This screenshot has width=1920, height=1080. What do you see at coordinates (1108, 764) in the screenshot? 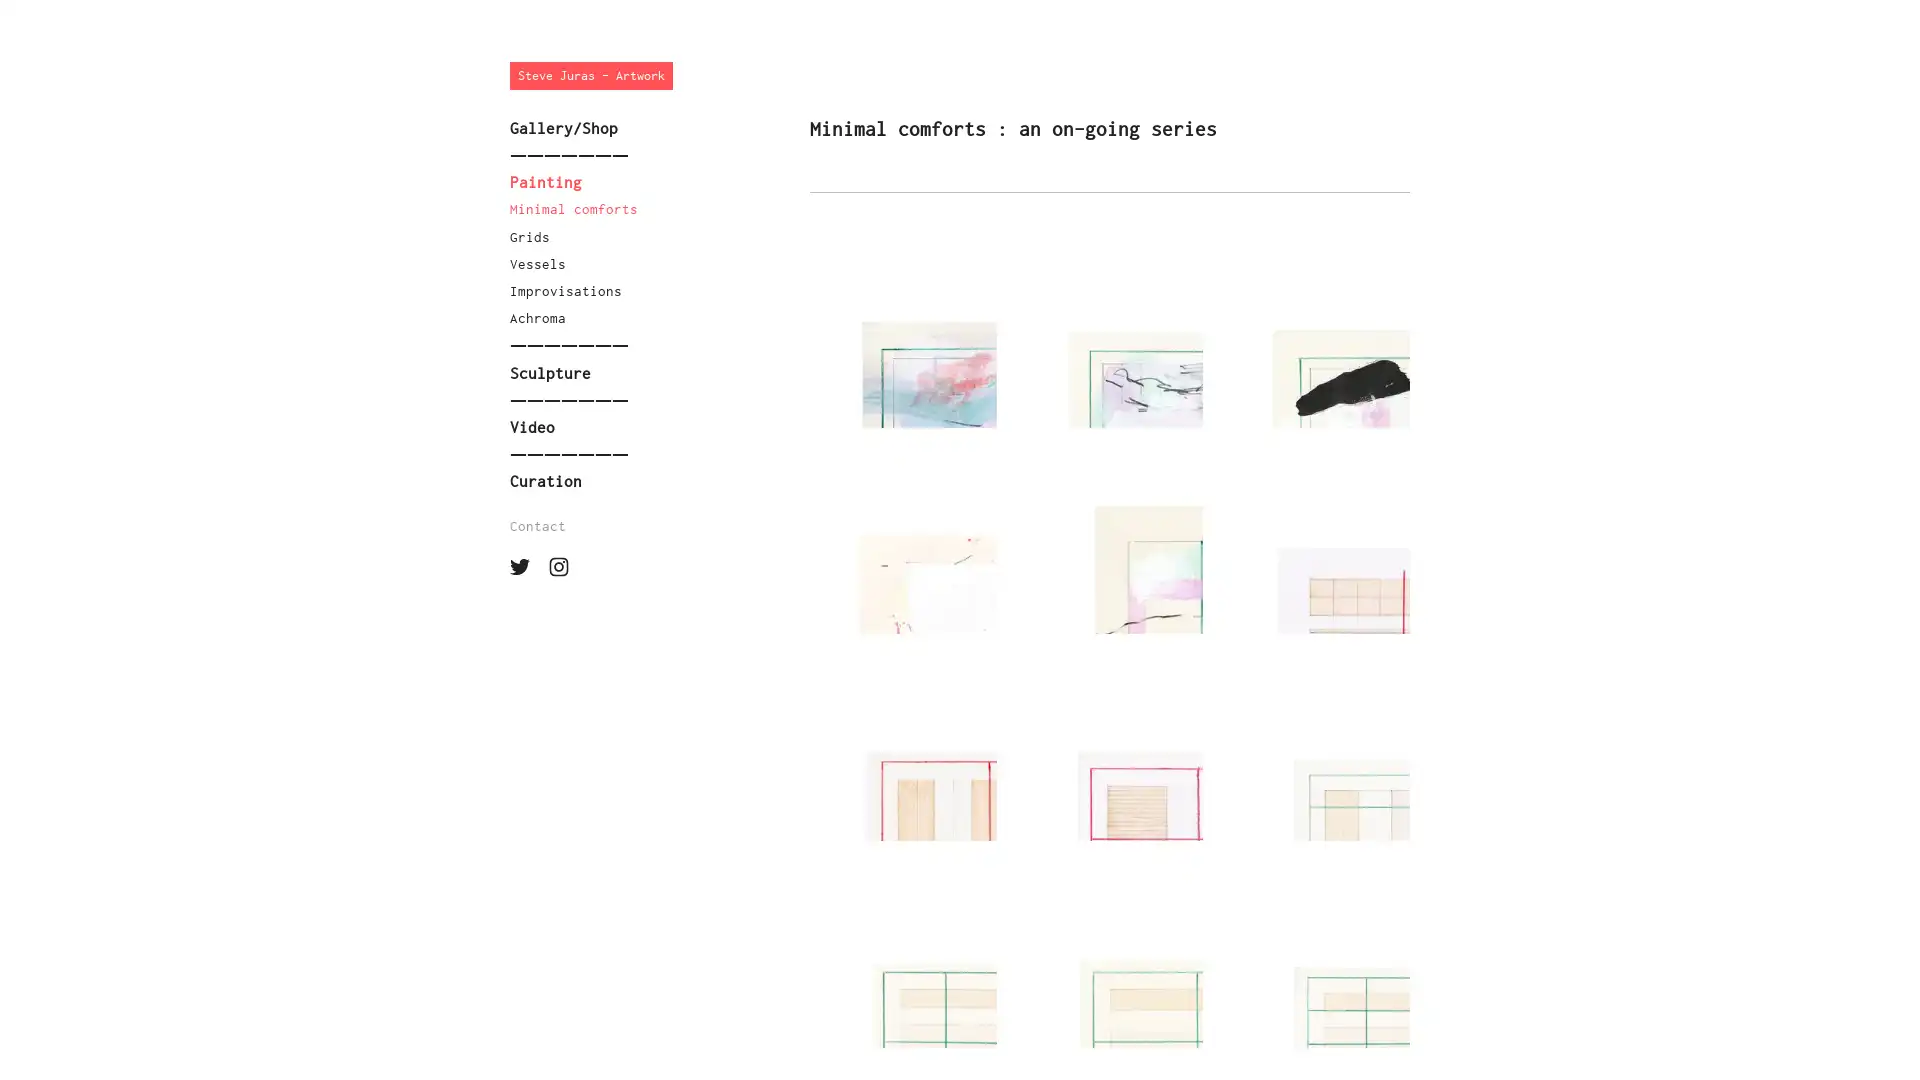
I see `View fullsize Kissing booth` at bounding box center [1108, 764].